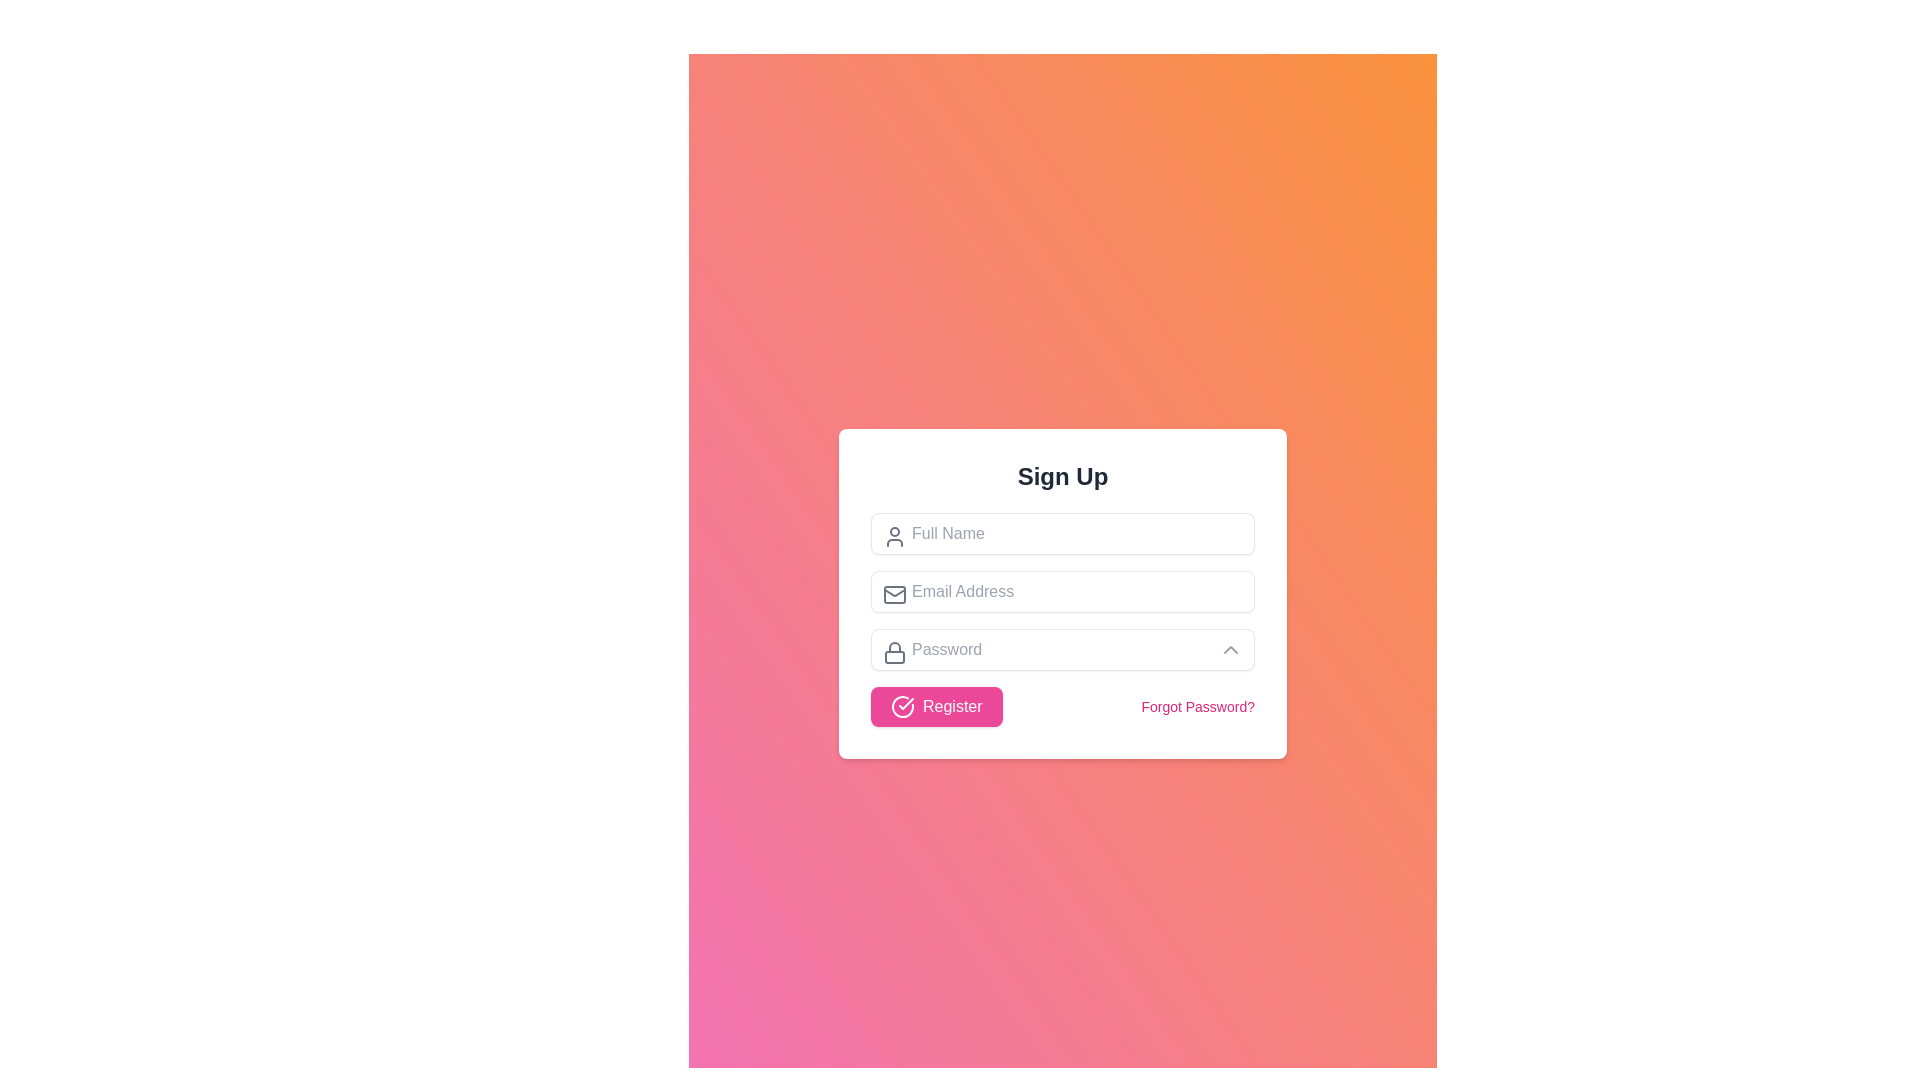 The height and width of the screenshot is (1080, 1920). Describe the element at coordinates (893, 652) in the screenshot. I see `the gray lock icon located on the left side of the 'Password' input field` at that location.